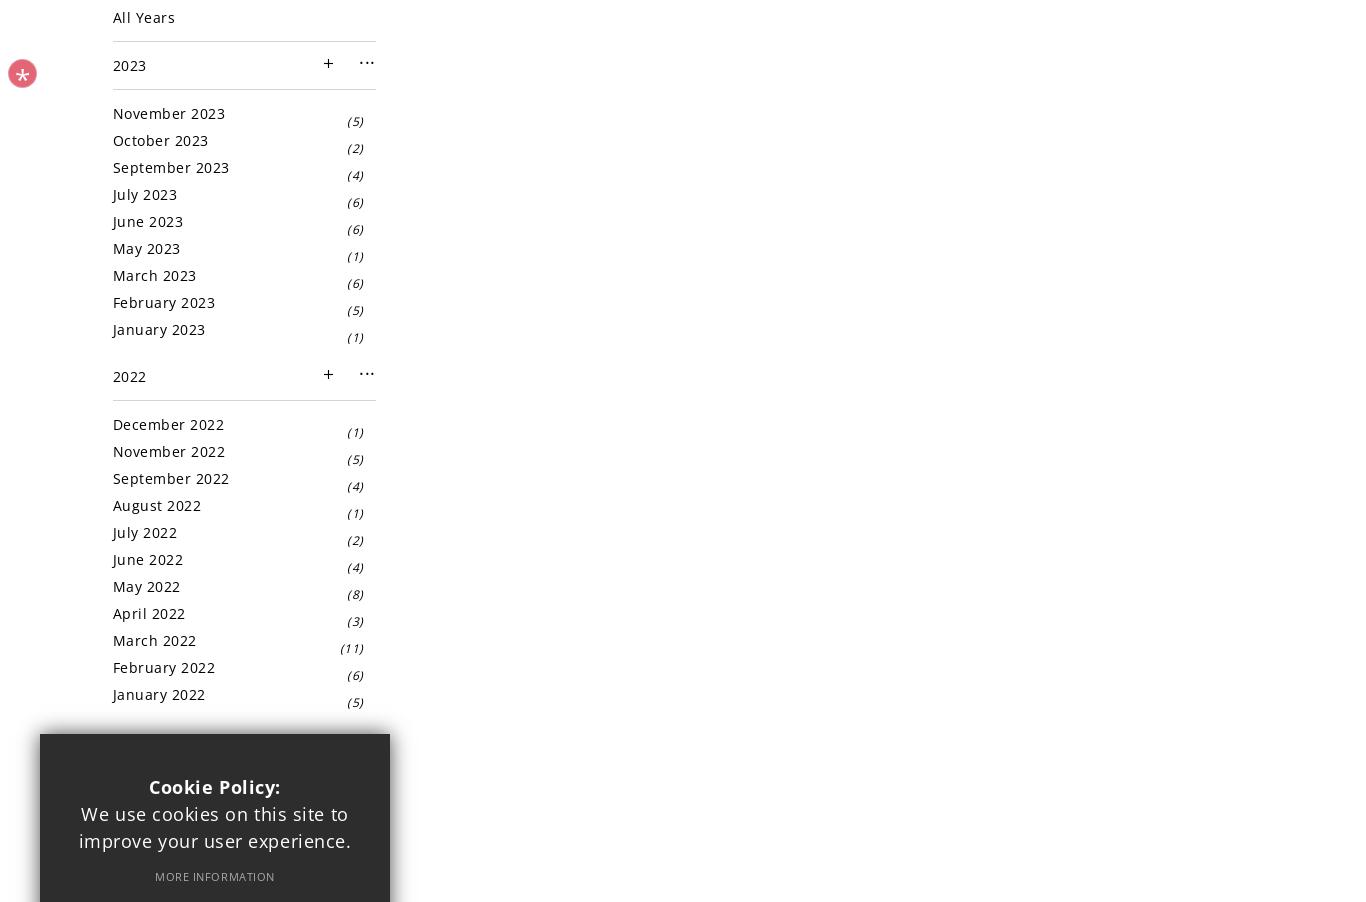 Image resolution: width=1366 pixels, height=902 pixels. Describe the element at coordinates (167, 788) in the screenshot. I see `'December 2021'` at that location.